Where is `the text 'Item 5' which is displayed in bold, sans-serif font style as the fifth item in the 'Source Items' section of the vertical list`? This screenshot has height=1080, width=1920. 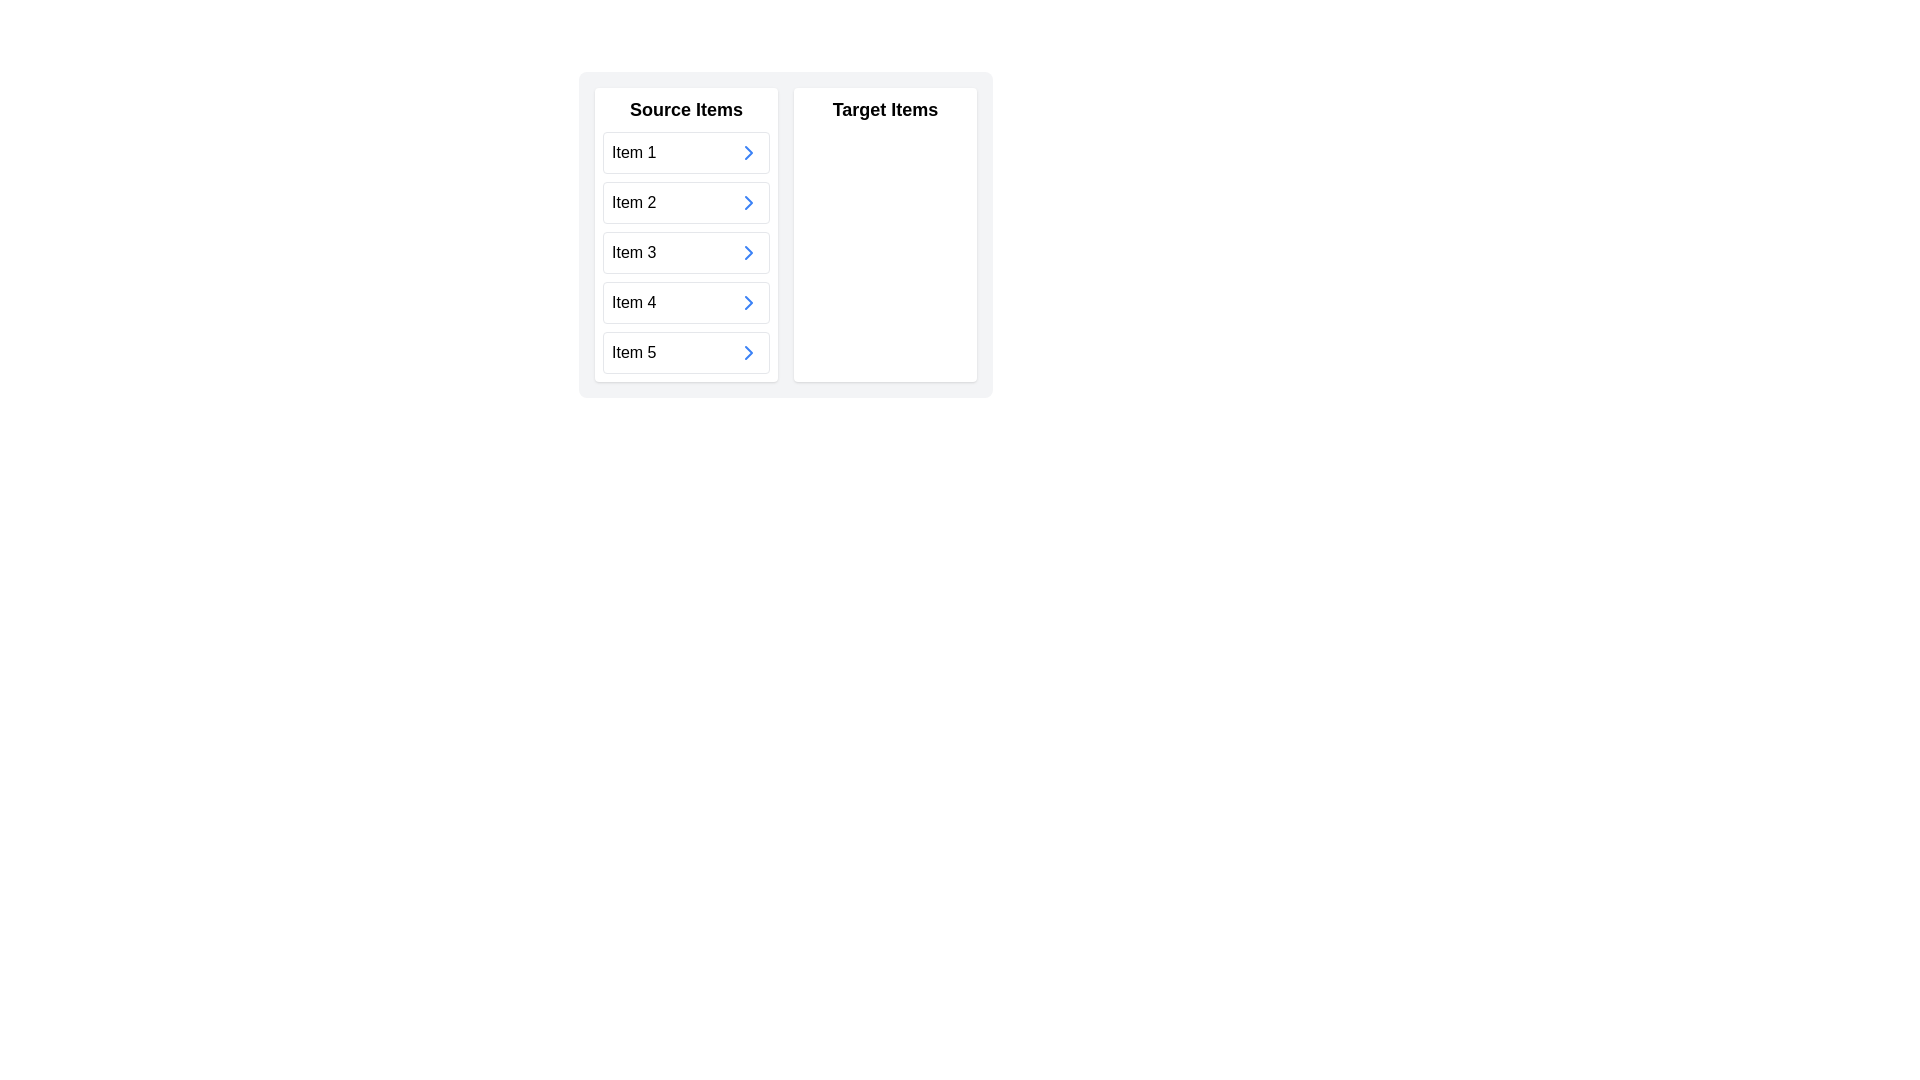
the text 'Item 5' which is displayed in bold, sans-serif font style as the fifth item in the 'Source Items' section of the vertical list is located at coordinates (632, 352).